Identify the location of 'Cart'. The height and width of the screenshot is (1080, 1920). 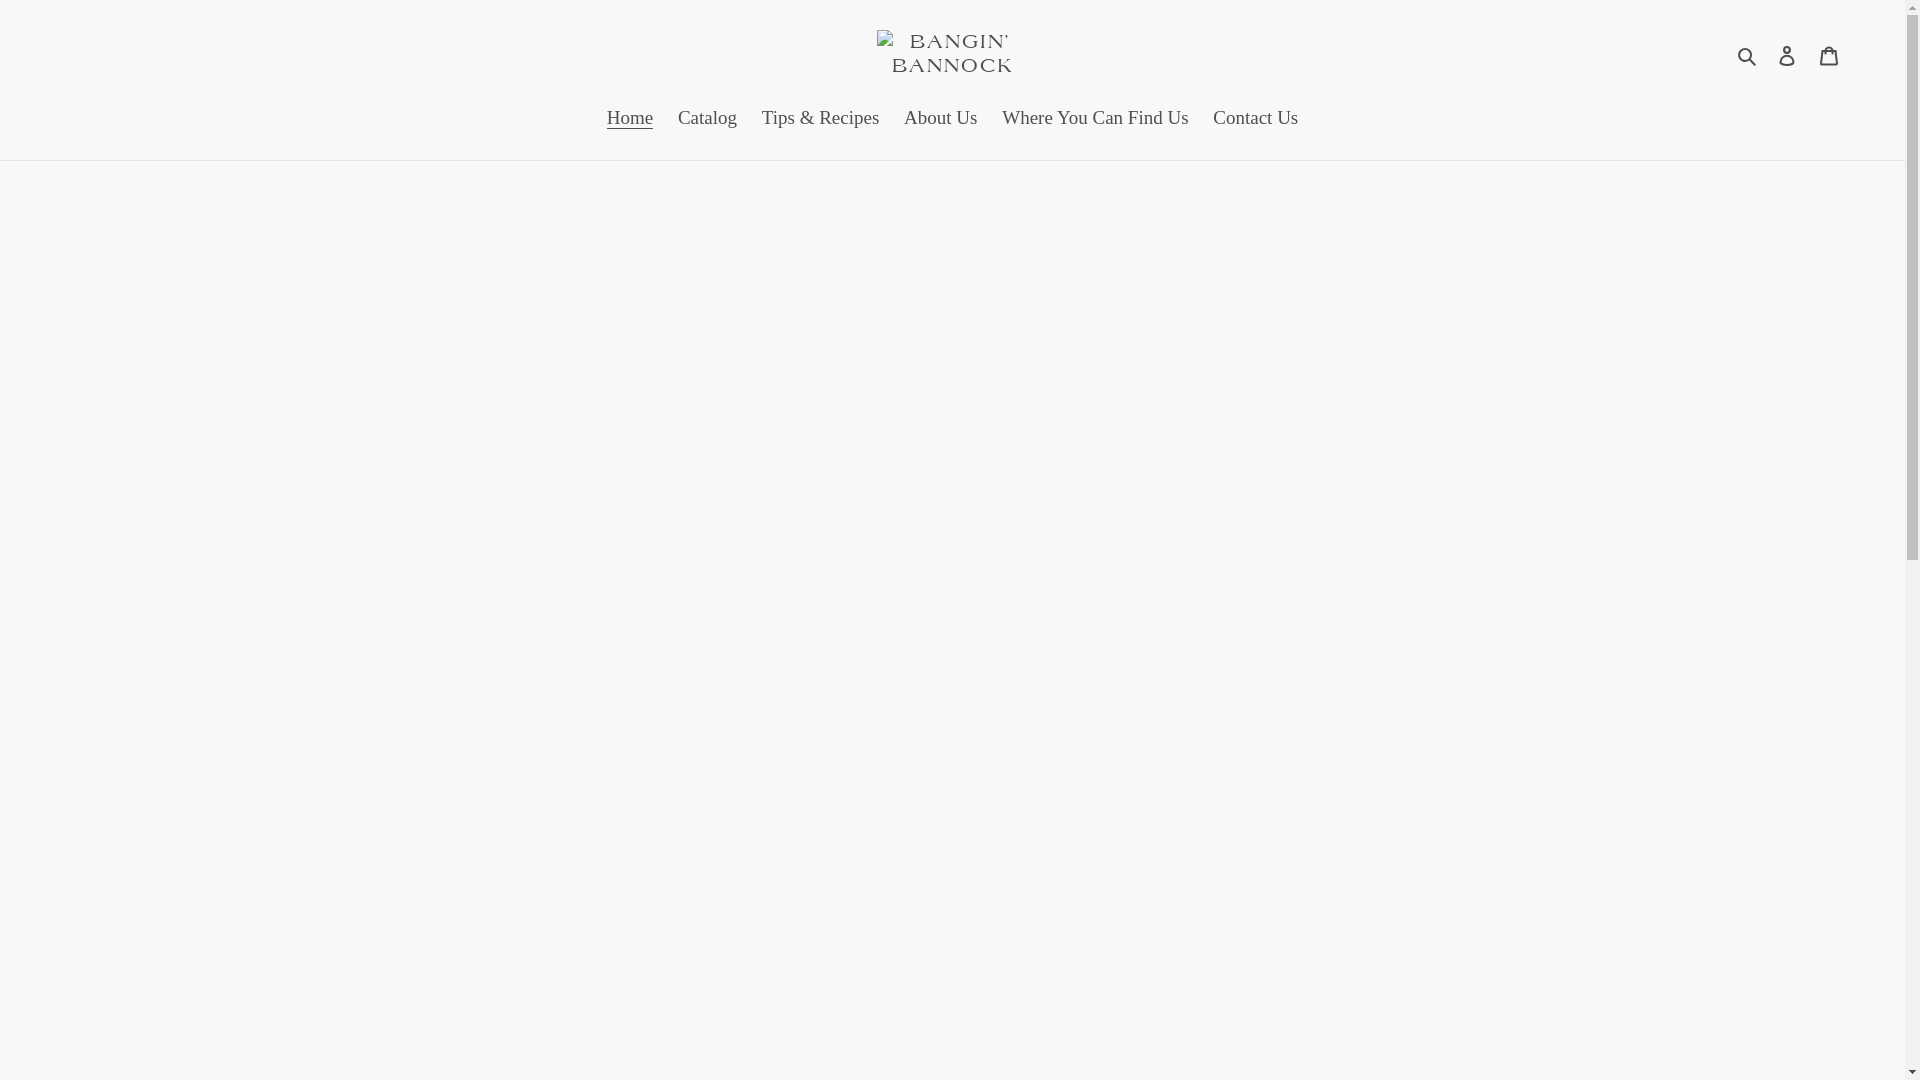
(1828, 53).